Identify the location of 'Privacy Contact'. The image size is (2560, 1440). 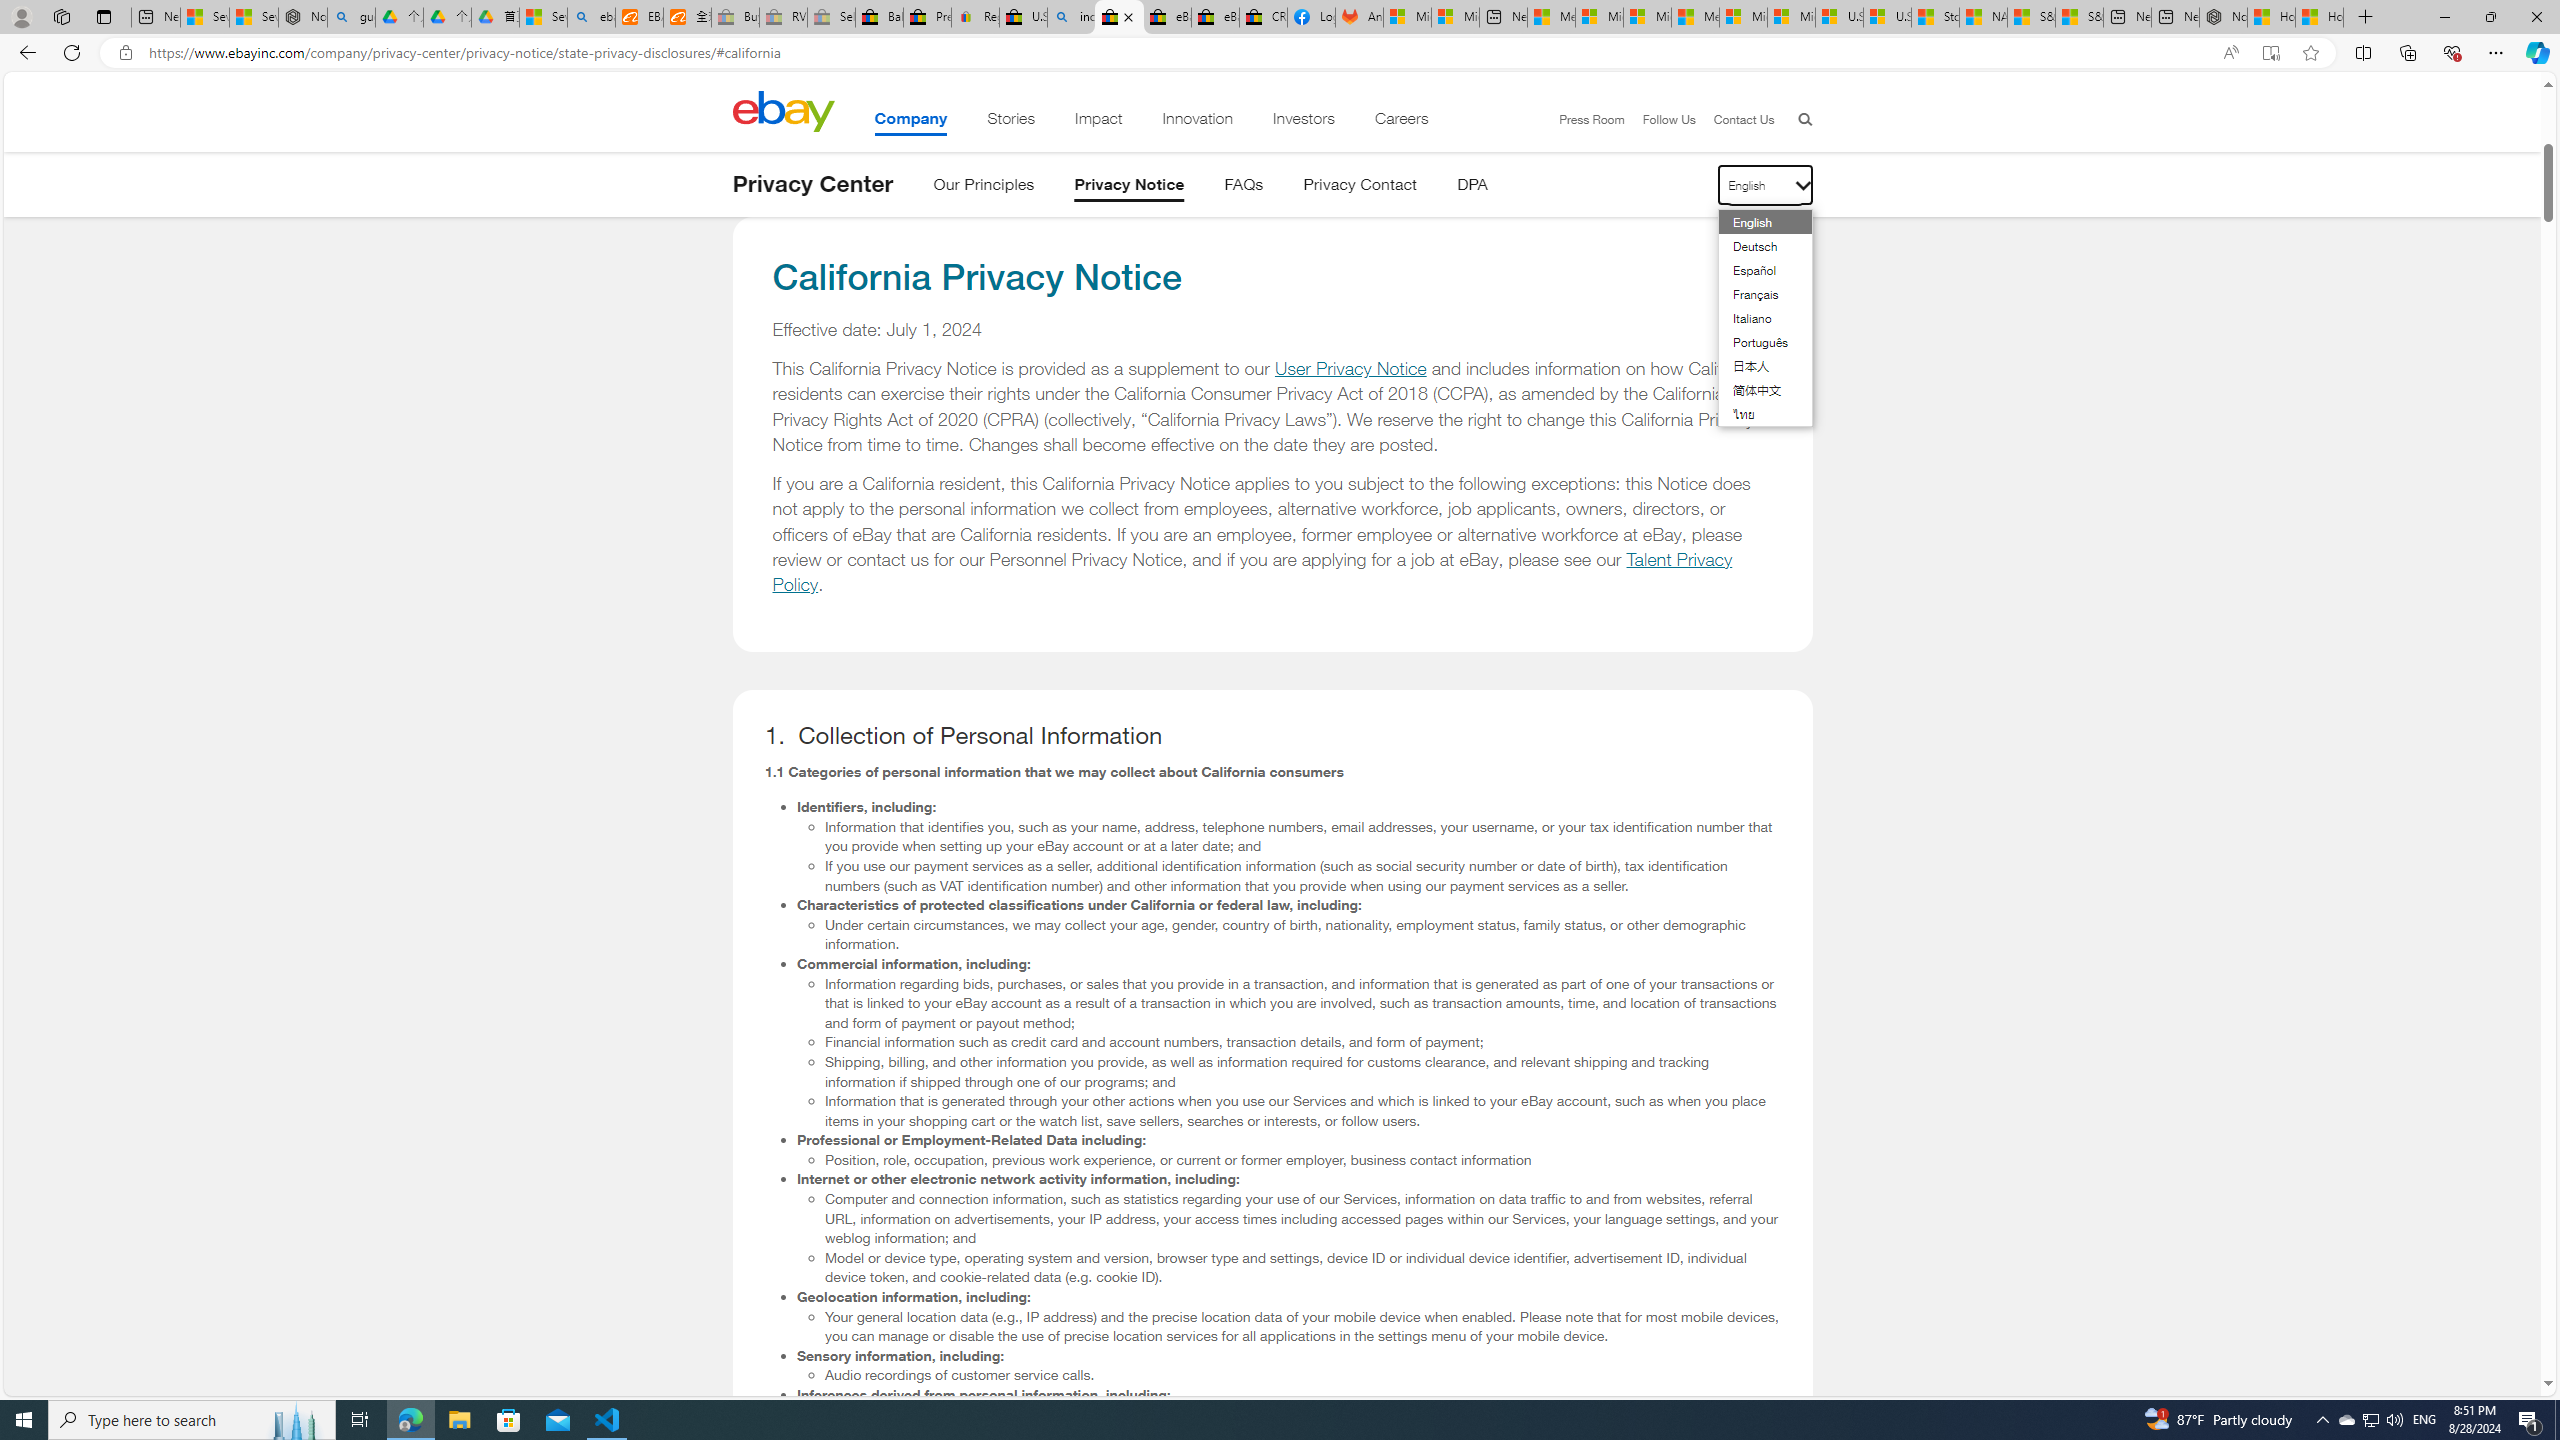
(1360, 187).